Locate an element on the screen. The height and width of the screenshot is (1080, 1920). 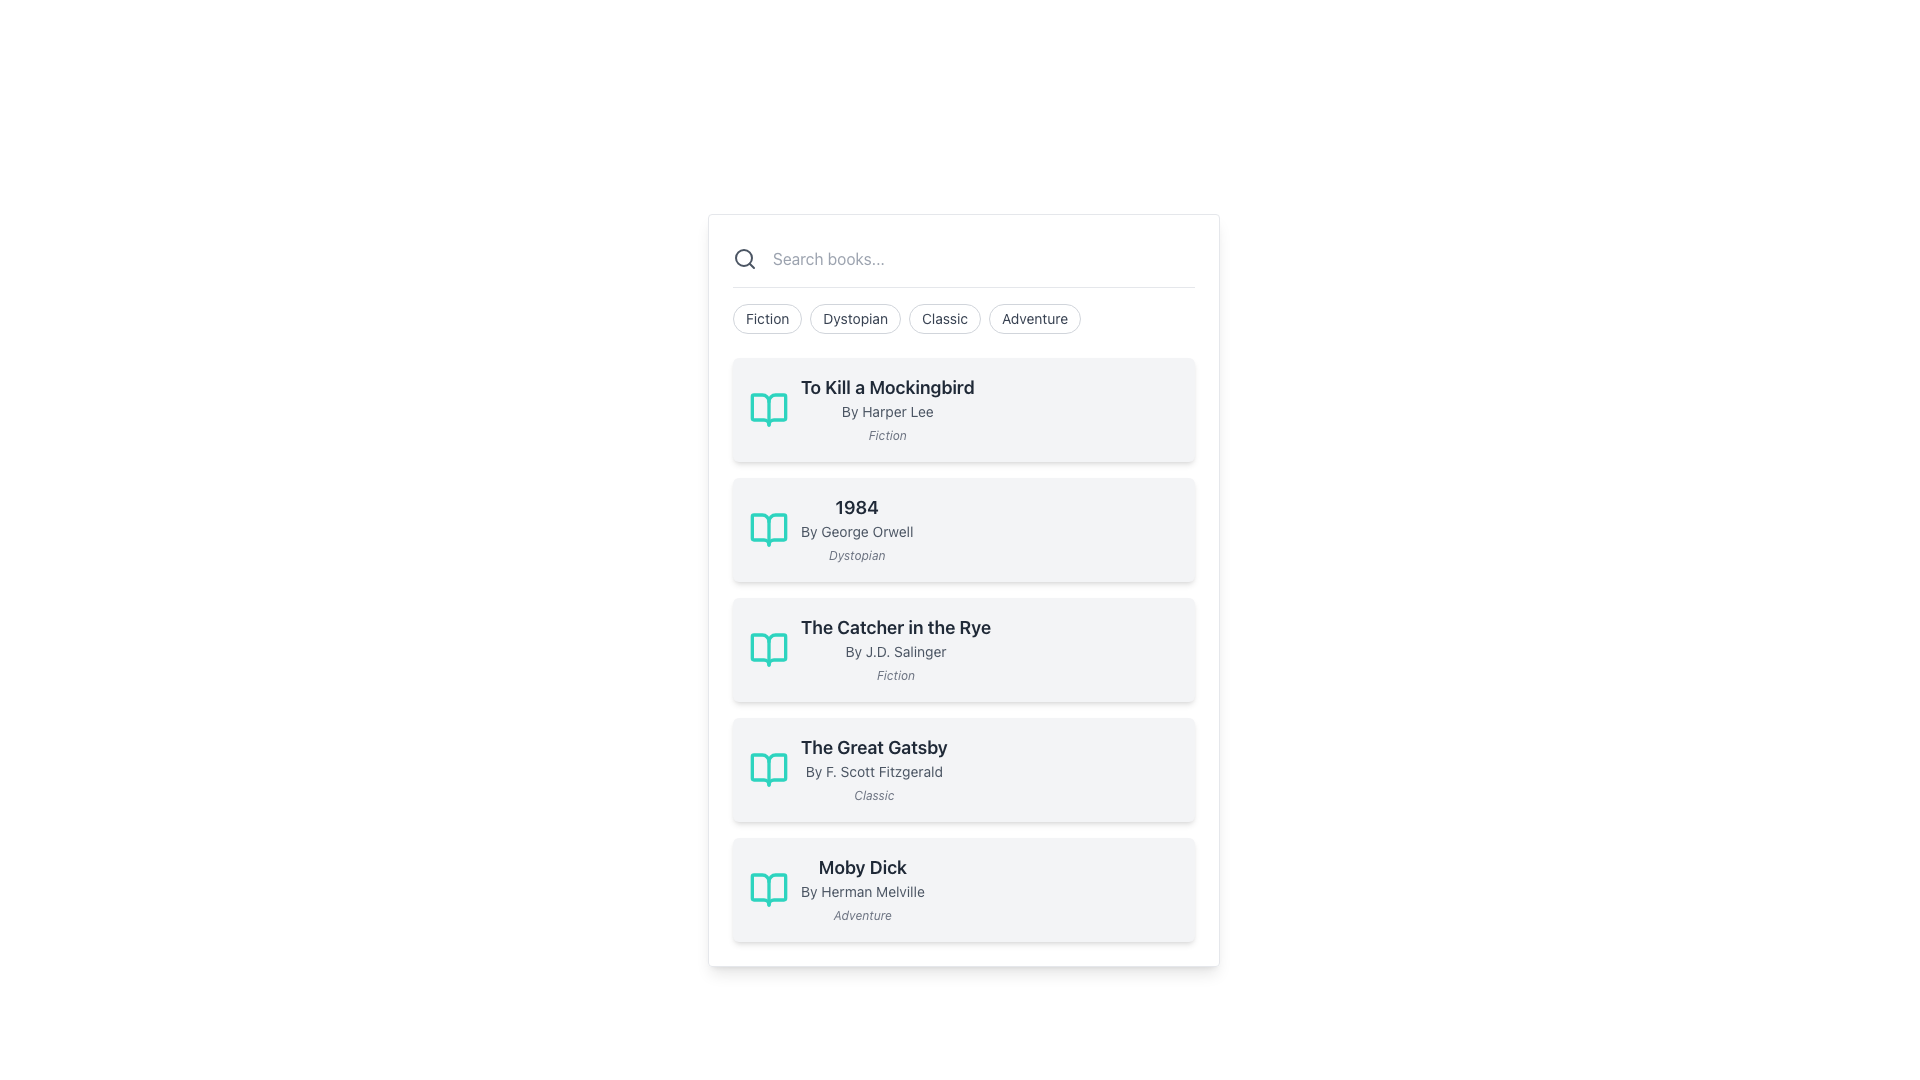
the text label displaying the author's name for the book 'To Kill a Mockingbird', located beneath the title and above the genre classification 'Fiction' is located at coordinates (886, 411).